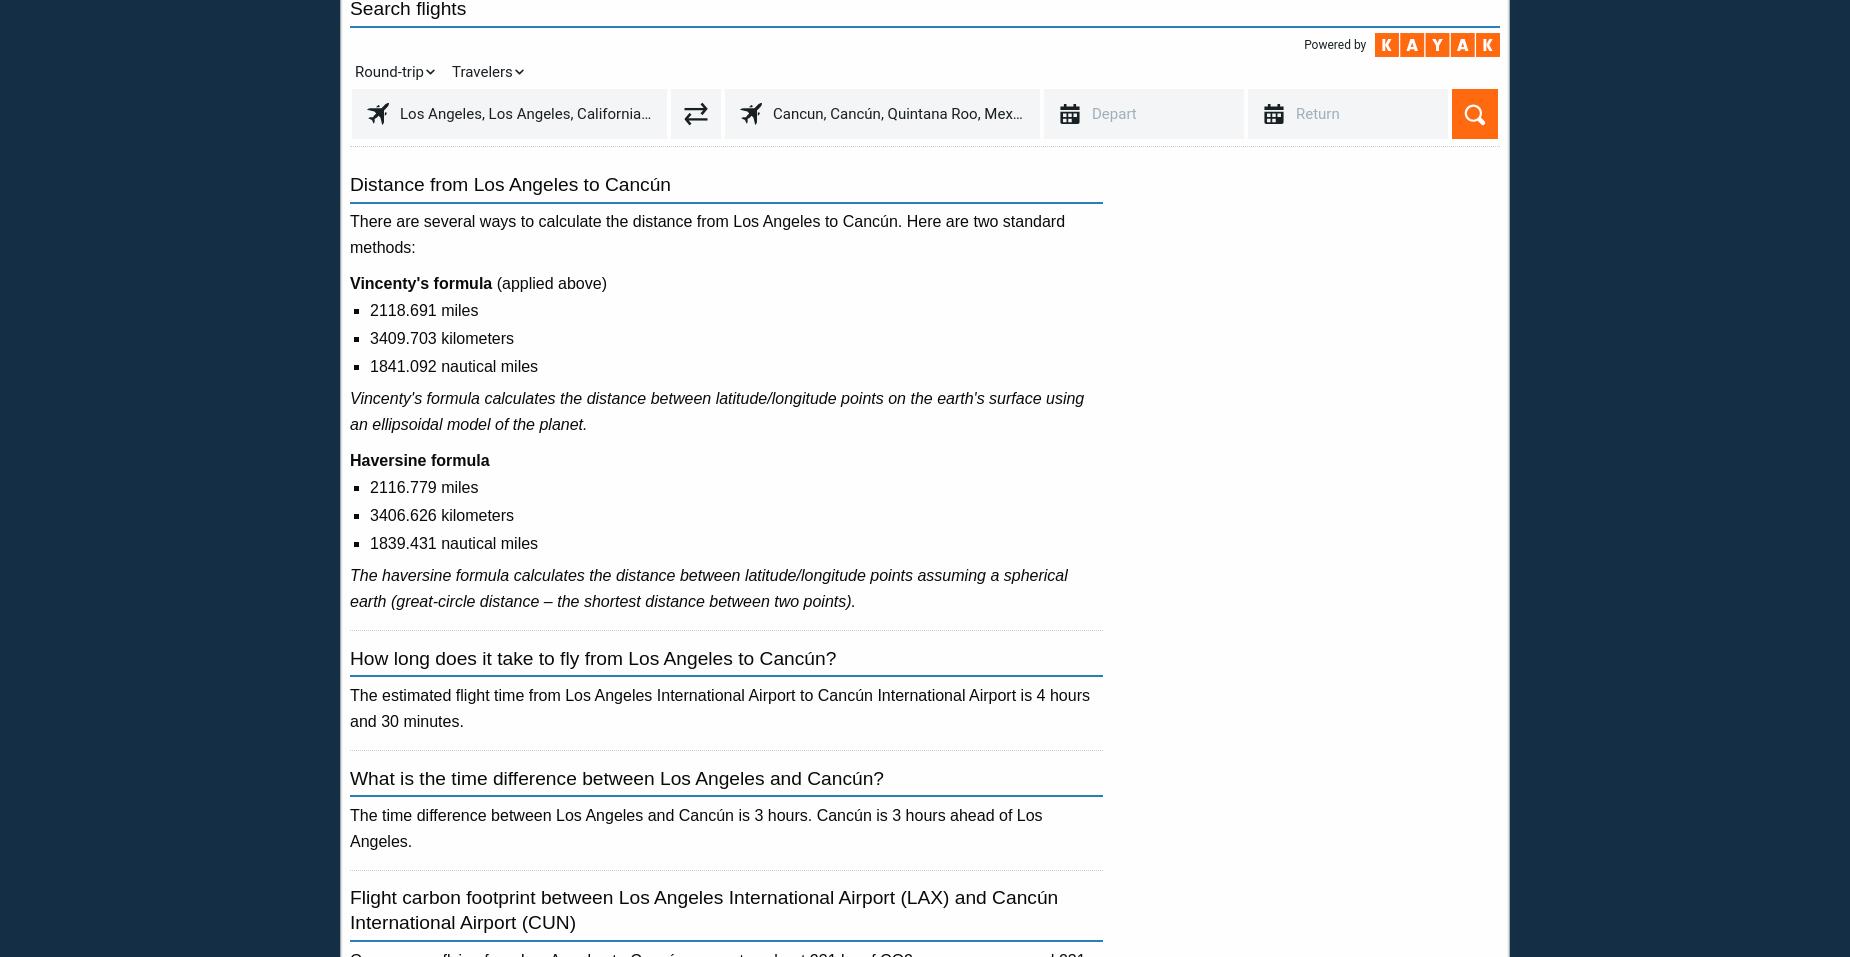 Image resolution: width=1850 pixels, height=957 pixels. What do you see at coordinates (592, 656) in the screenshot?
I see `'How long does it take to fly from Los Angeles to Cancún?'` at bounding box center [592, 656].